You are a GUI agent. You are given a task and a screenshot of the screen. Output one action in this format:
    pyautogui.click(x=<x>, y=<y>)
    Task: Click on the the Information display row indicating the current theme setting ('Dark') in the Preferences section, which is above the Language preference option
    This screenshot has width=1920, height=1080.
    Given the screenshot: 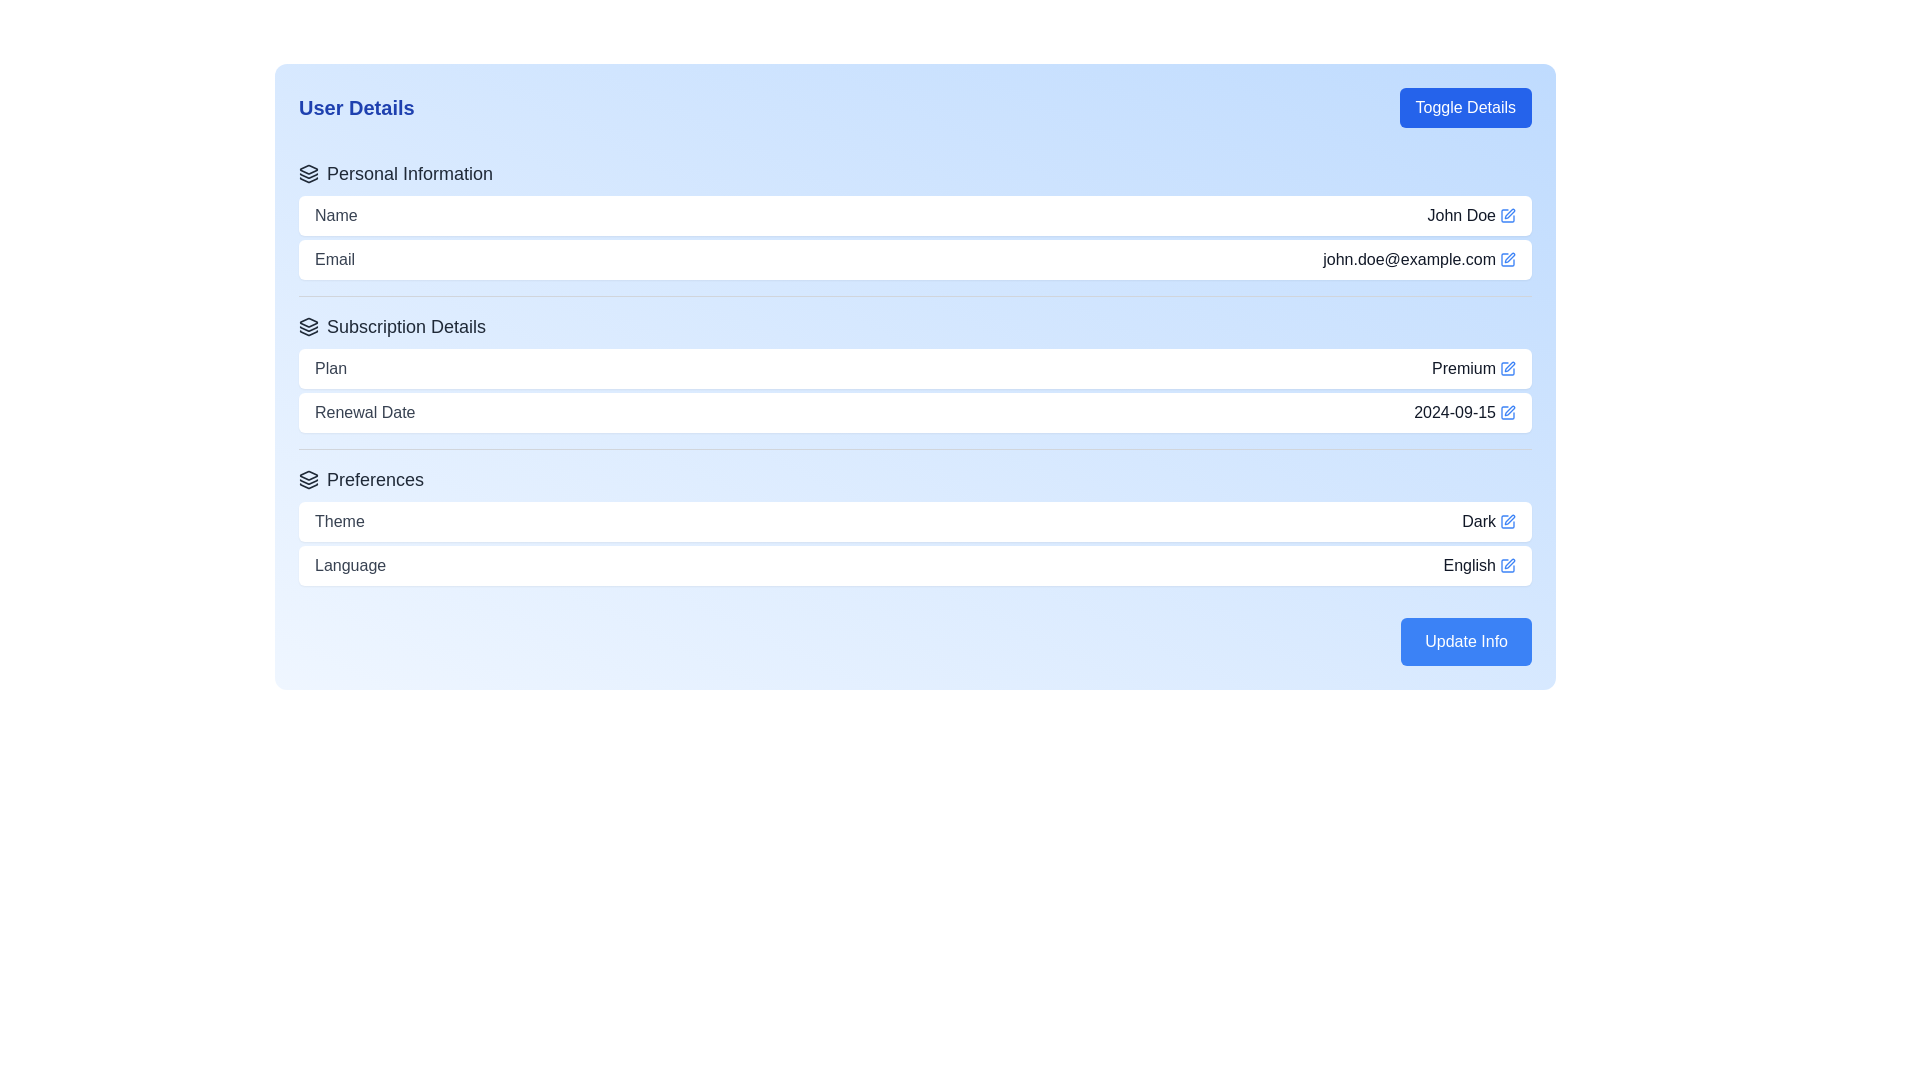 What is the action you would take?
    pyautogui.click(x=914, y=520)
    